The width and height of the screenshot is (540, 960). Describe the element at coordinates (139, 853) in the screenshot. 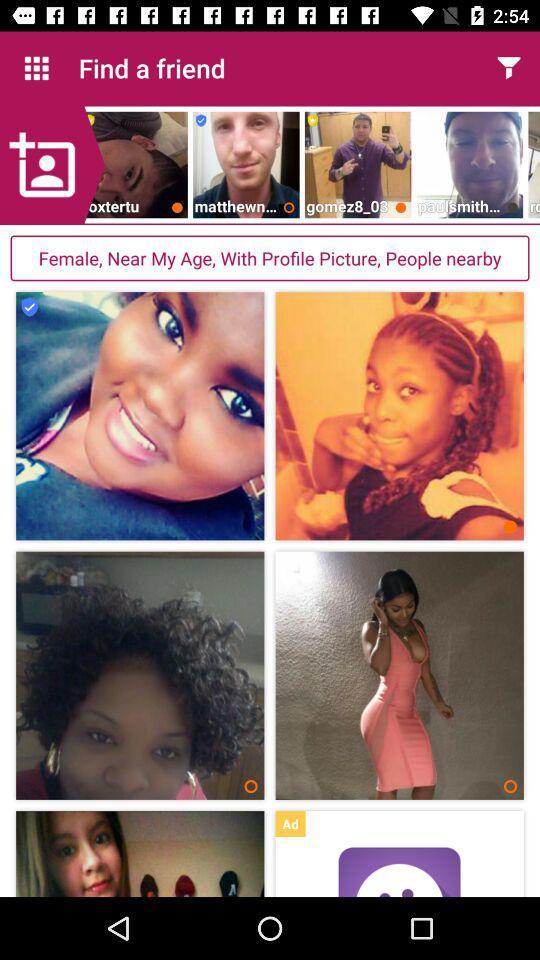

I see `the image at the bottom left corner` at that location.